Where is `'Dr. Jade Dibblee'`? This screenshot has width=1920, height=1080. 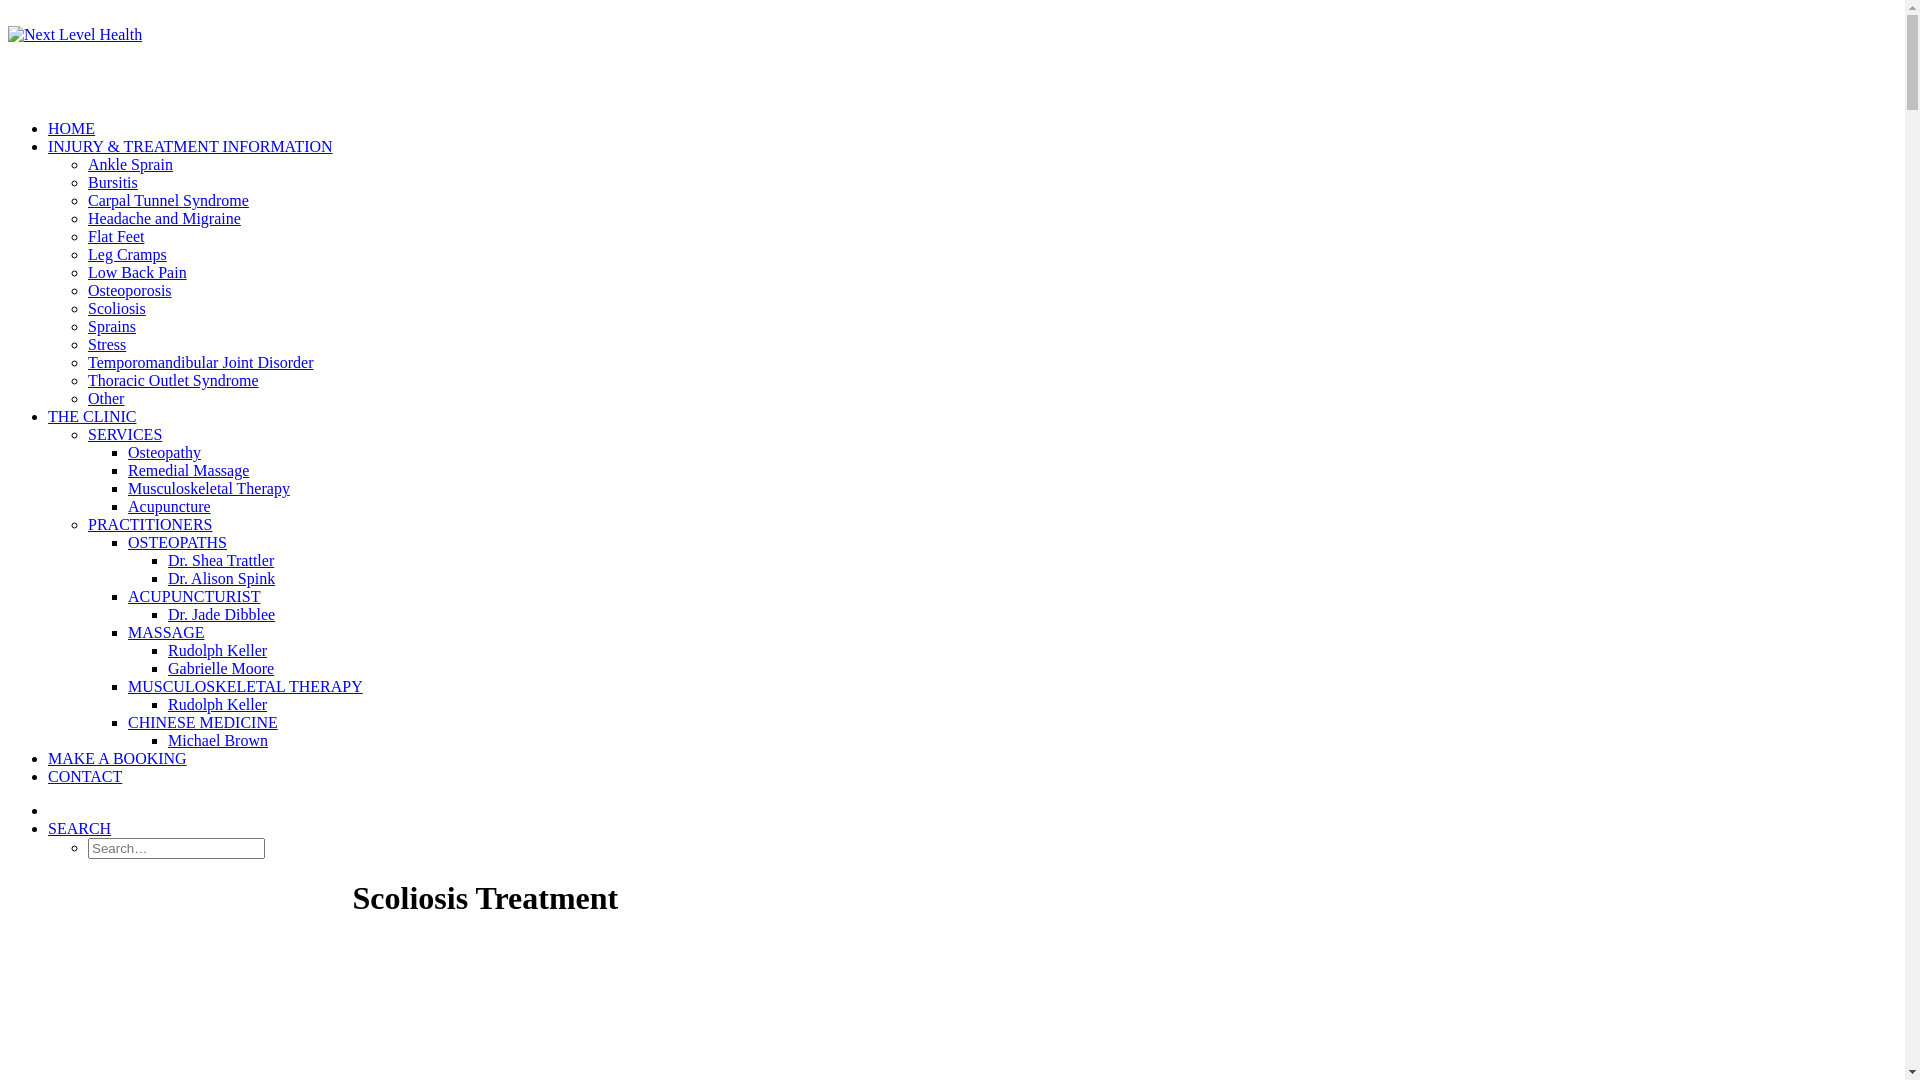 'Dr. Jade Dibblee' is located at coordinates (221, 613).